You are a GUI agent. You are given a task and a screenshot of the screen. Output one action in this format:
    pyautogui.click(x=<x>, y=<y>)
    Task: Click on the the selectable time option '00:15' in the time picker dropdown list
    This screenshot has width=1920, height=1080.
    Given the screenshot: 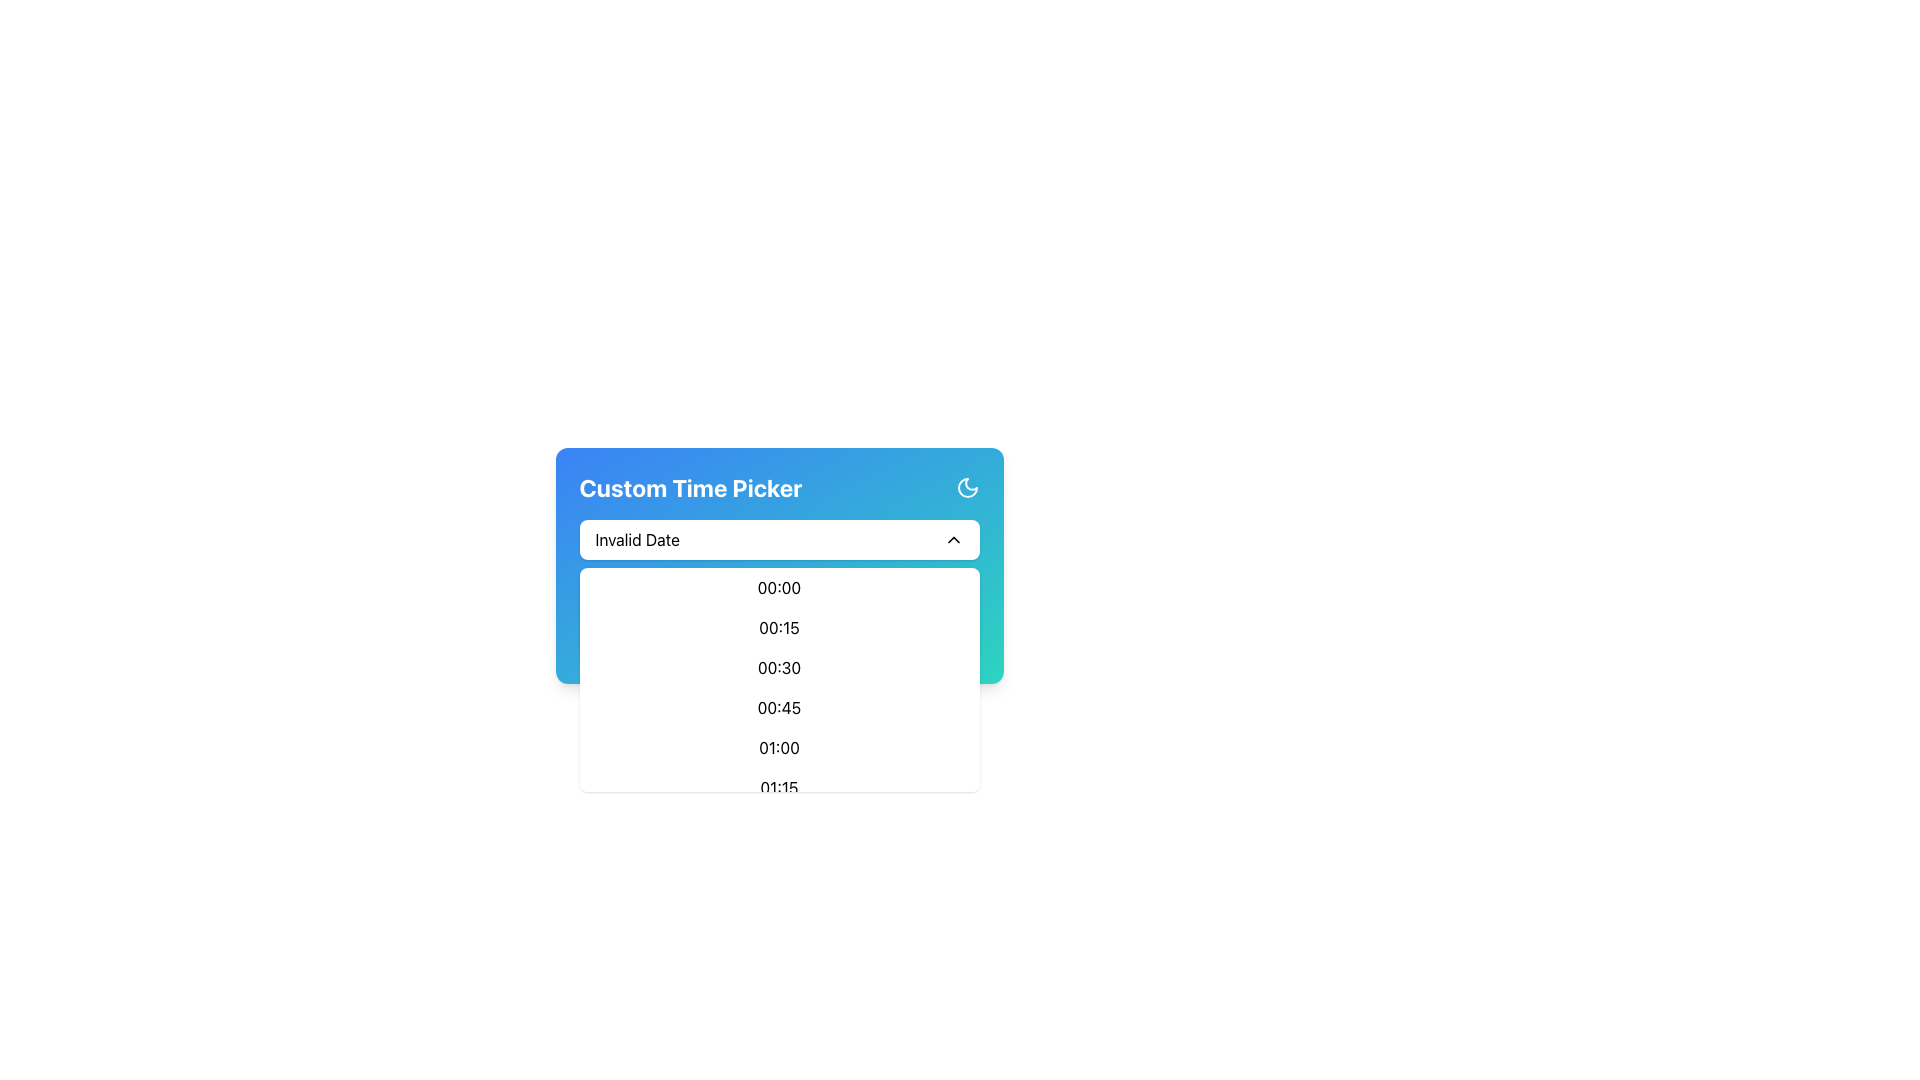 What is the action you would take?
    pyautogui.click(x=778, y=627)
    